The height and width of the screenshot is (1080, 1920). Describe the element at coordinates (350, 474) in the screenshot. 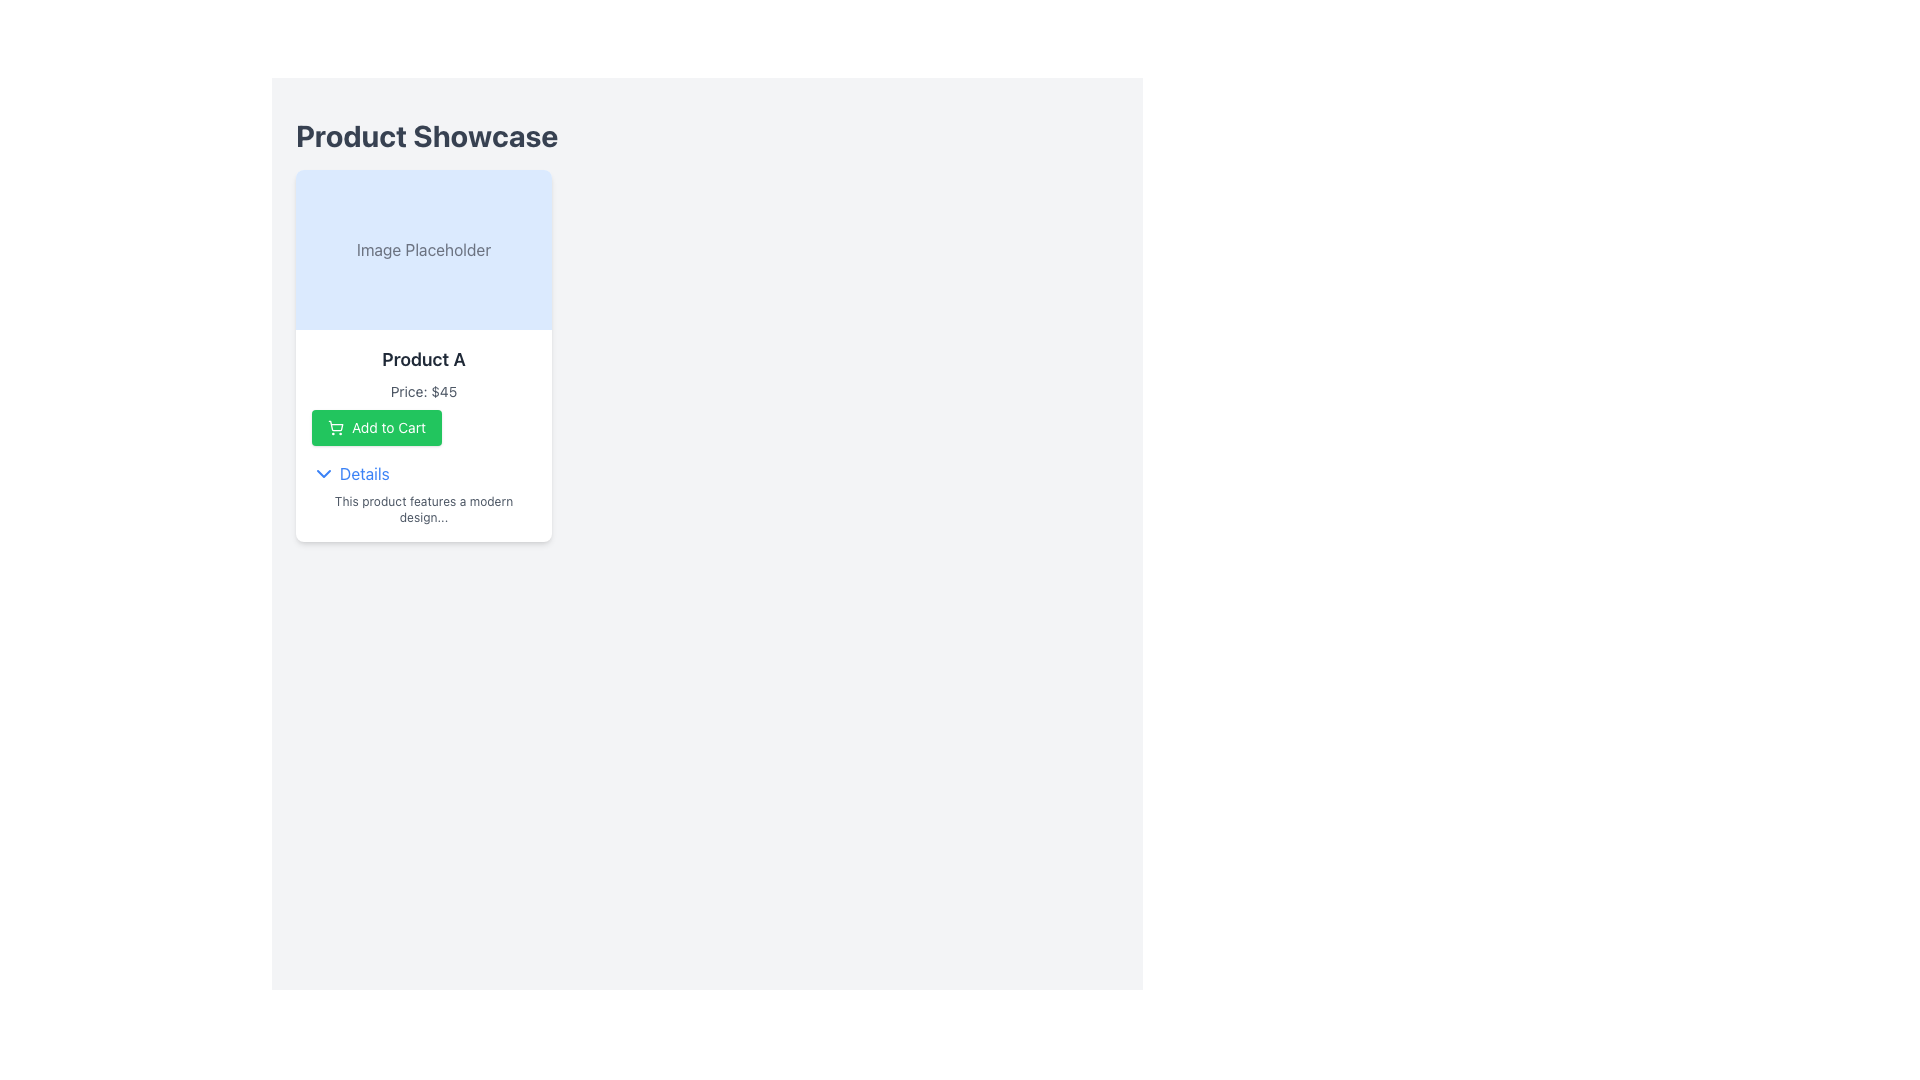

I see `the 'Details' link with the adjacent chevron-right icon within the 'Product A' card to underline it` at that location.